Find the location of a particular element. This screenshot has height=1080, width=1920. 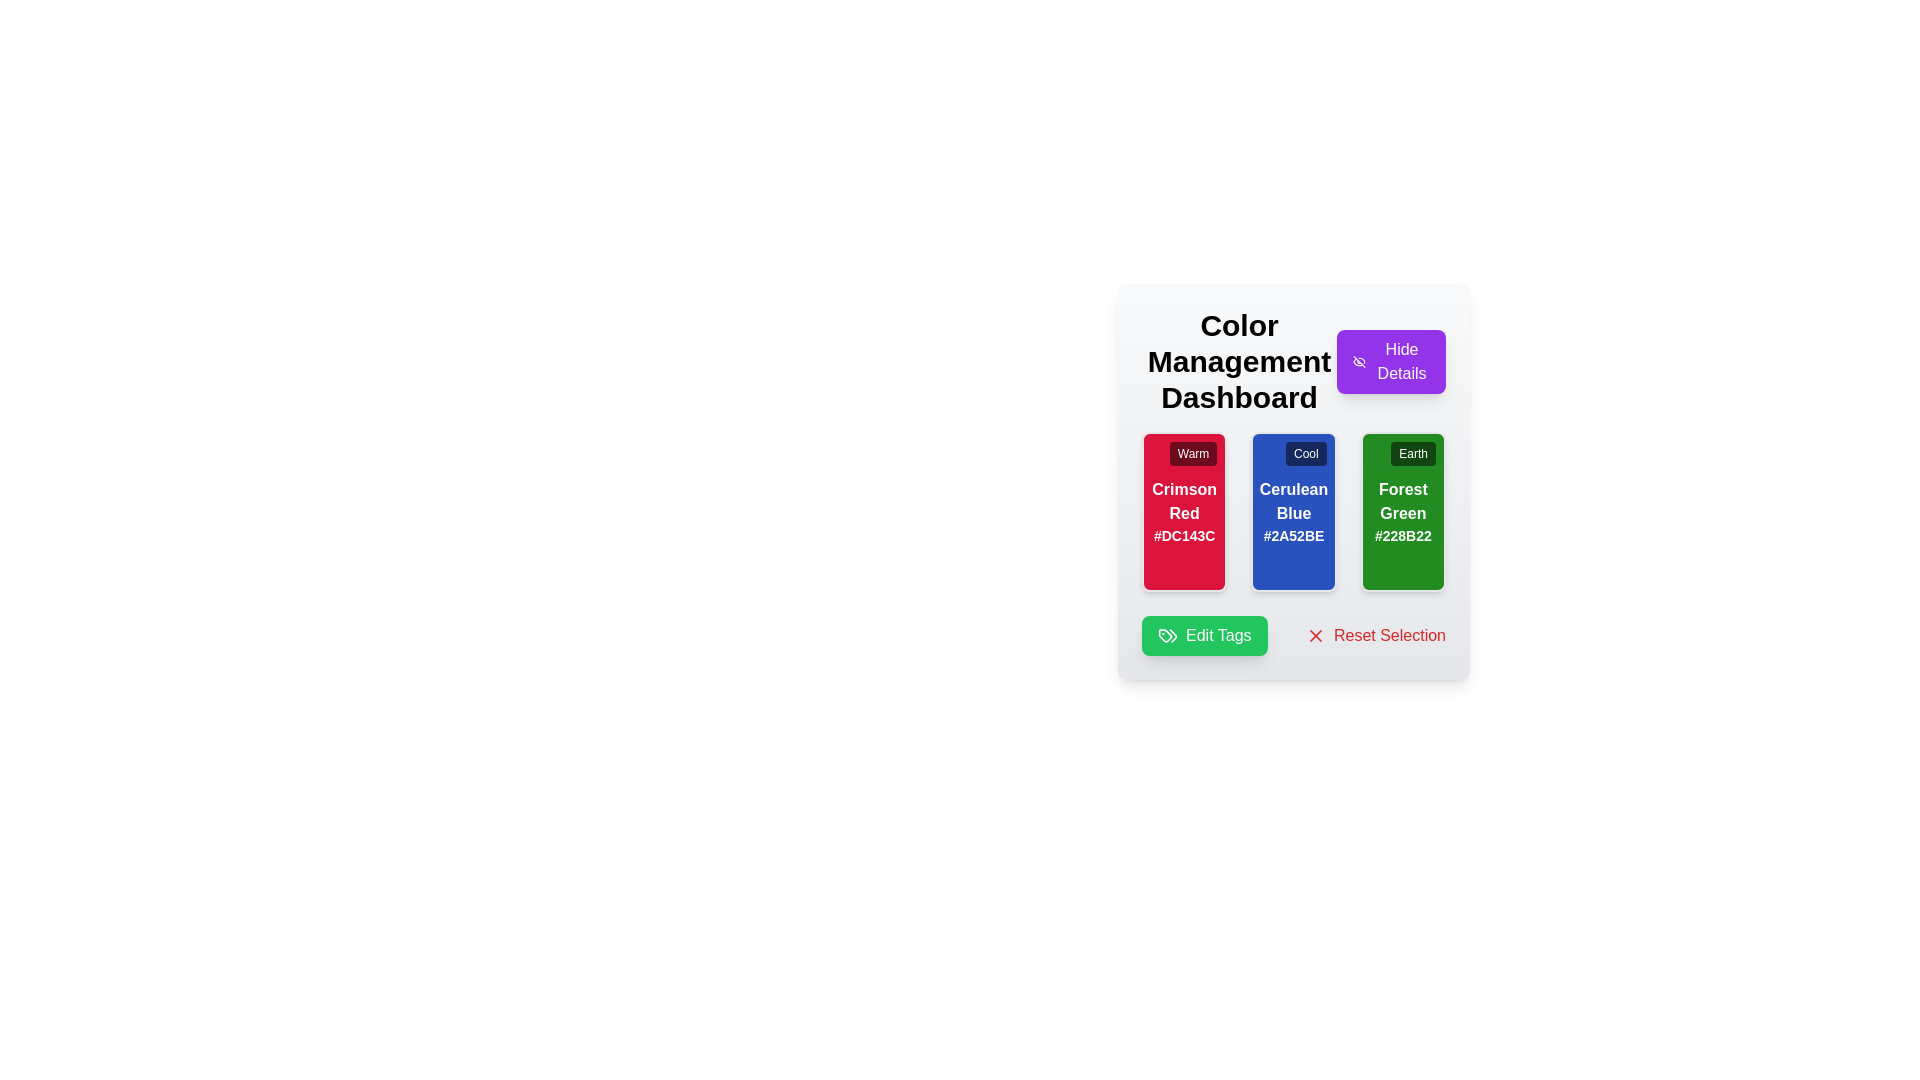

the red 'X' icon on the 'Reset Selection' button is located at coordinates (1315, 636).